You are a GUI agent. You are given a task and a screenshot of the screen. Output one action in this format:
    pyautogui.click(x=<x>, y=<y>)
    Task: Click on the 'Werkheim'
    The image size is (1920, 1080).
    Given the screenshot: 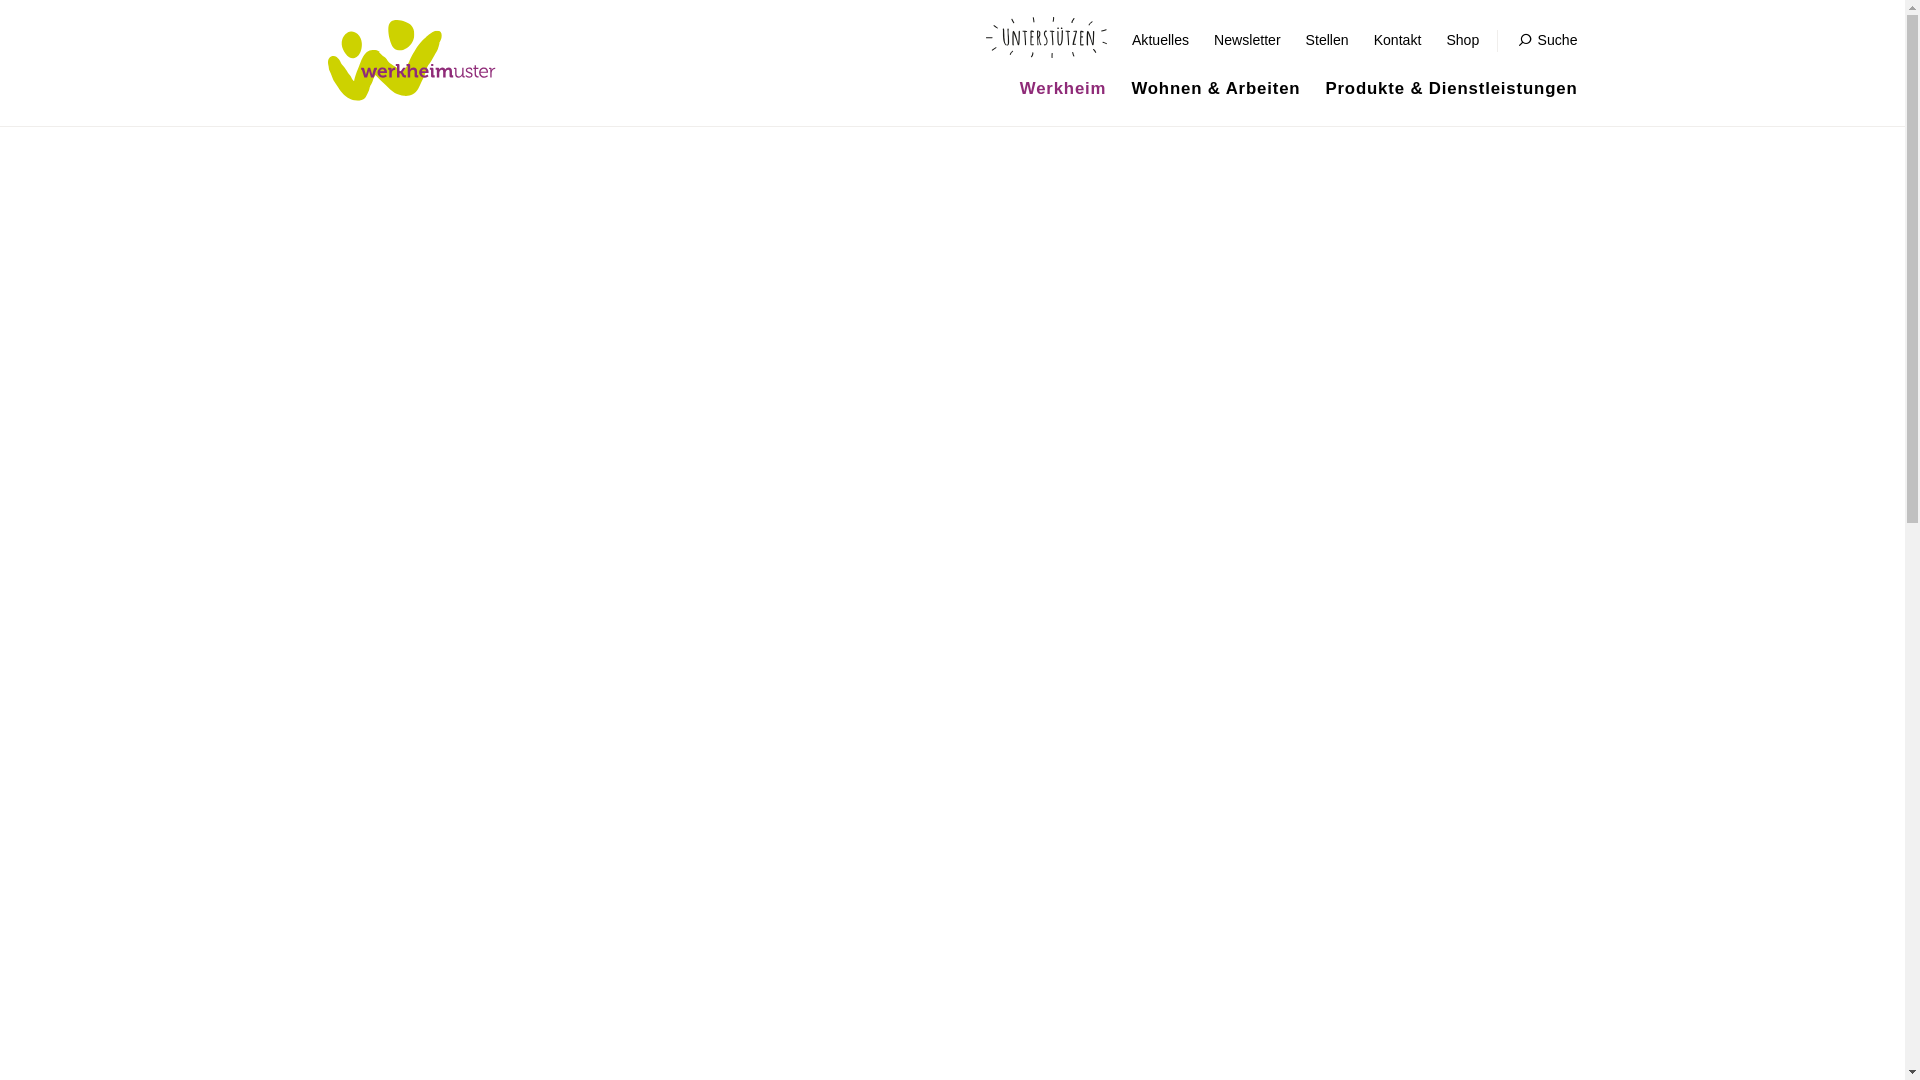 What is the action you would take?
    pyautogui.click(x=1062, y=87)
    